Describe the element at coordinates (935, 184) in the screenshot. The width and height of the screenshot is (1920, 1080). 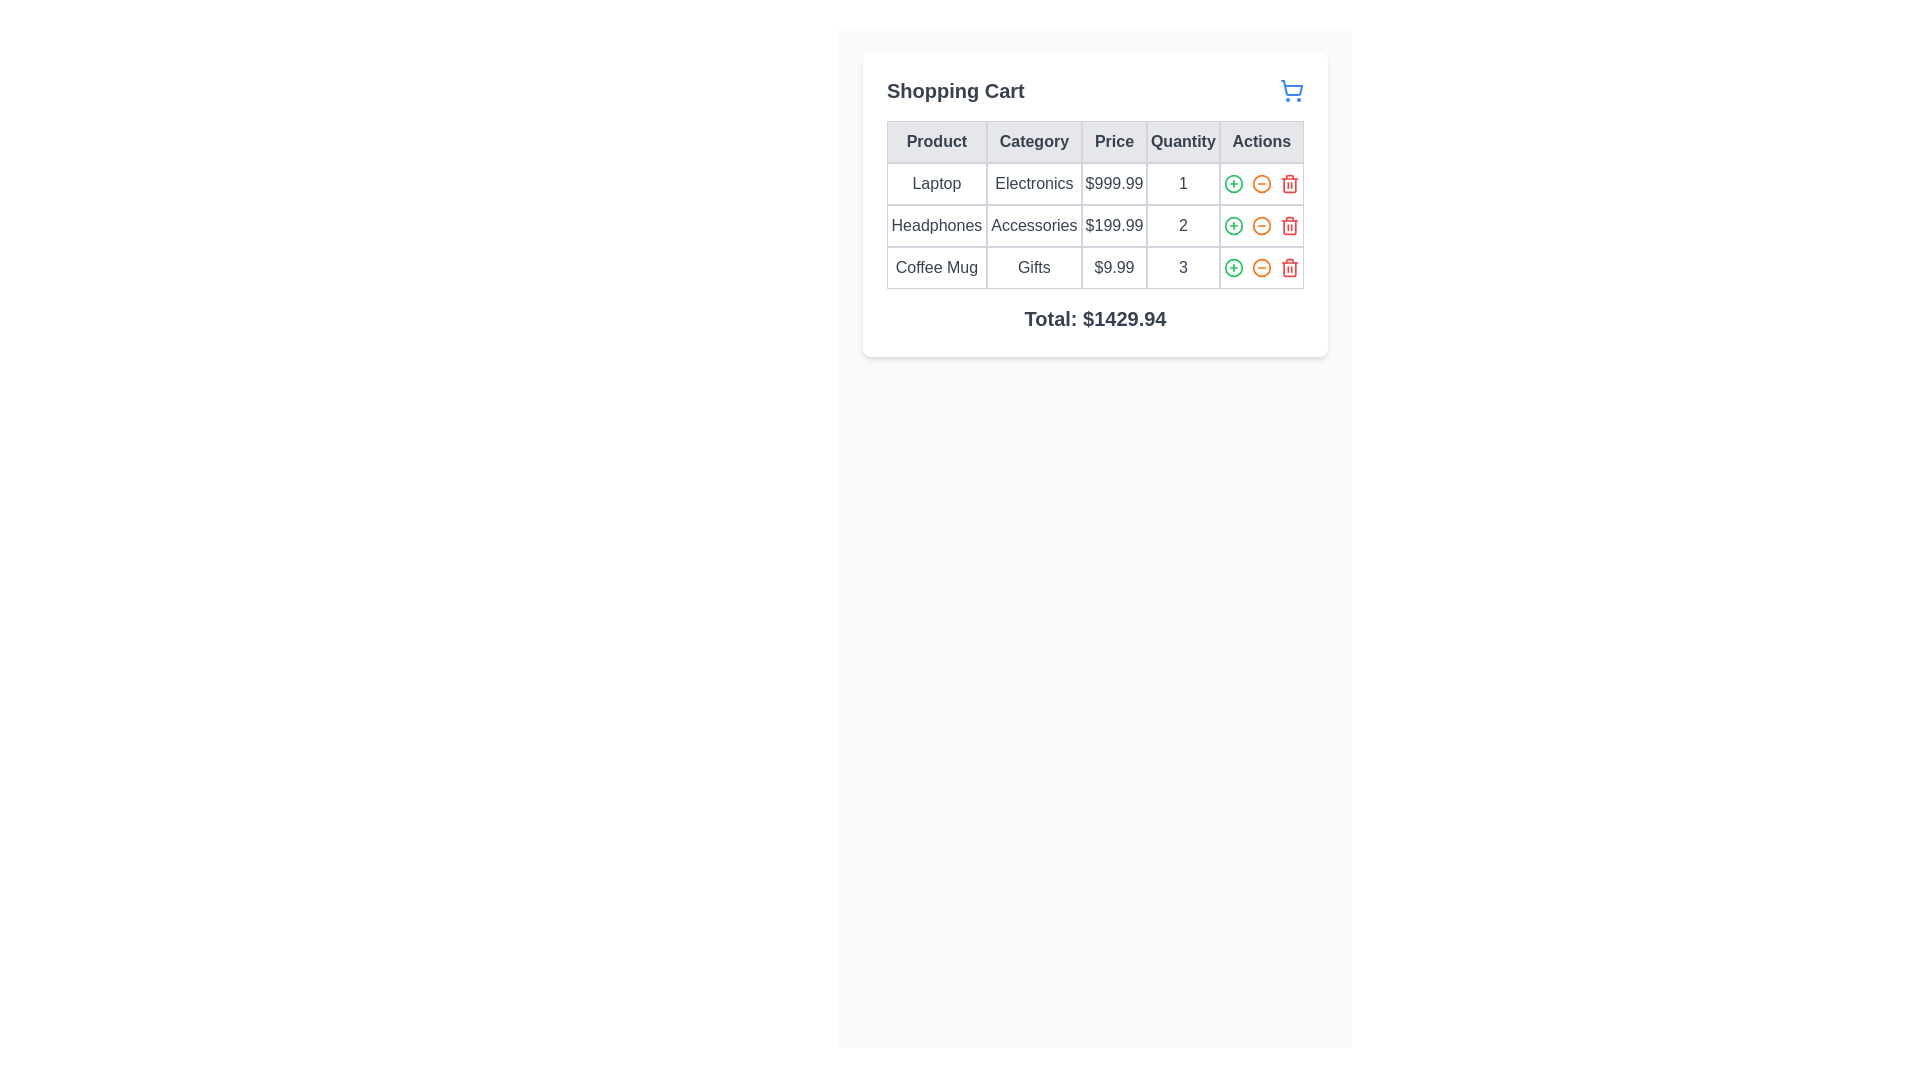
I see `the 'Laptop' text label in the shopping cart, which identifies the product in the first row and first column under the 'Product' header` at that location.